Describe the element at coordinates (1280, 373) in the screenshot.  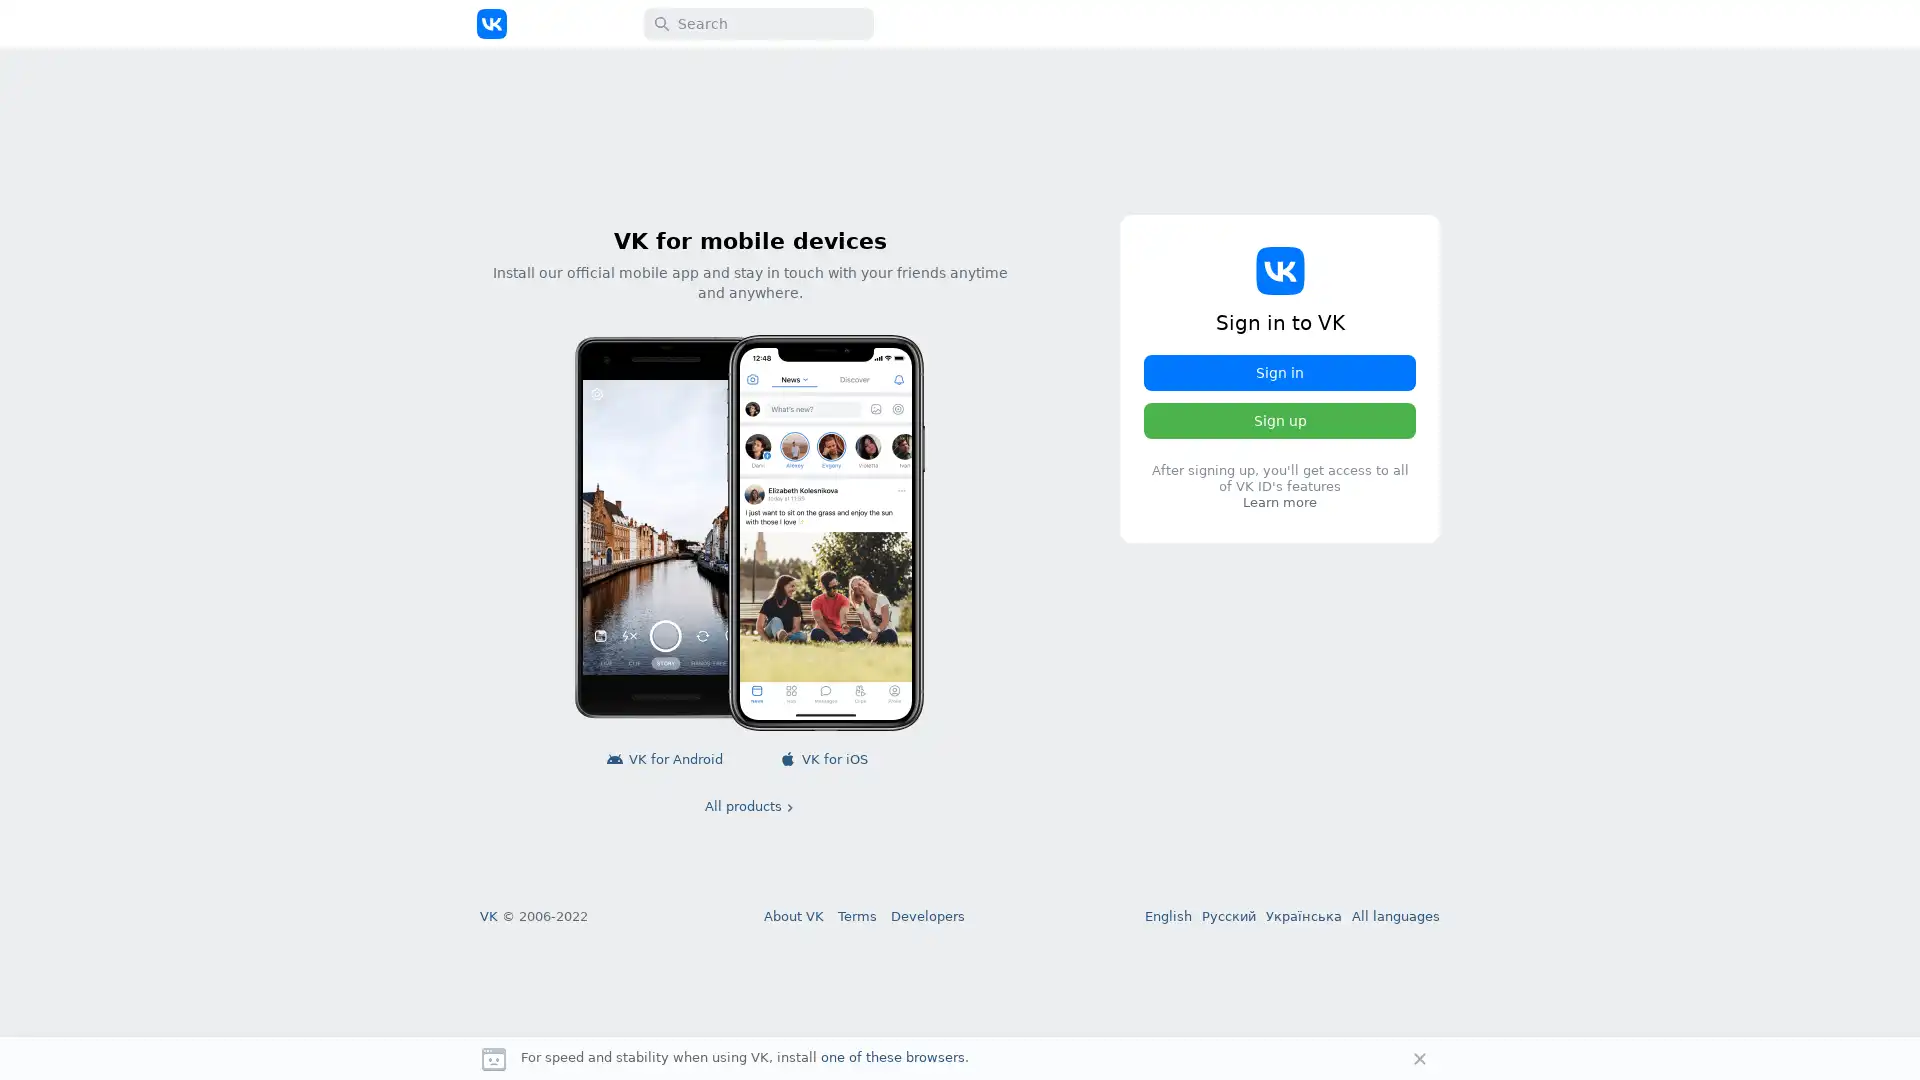
I see `Sign in` at that location.